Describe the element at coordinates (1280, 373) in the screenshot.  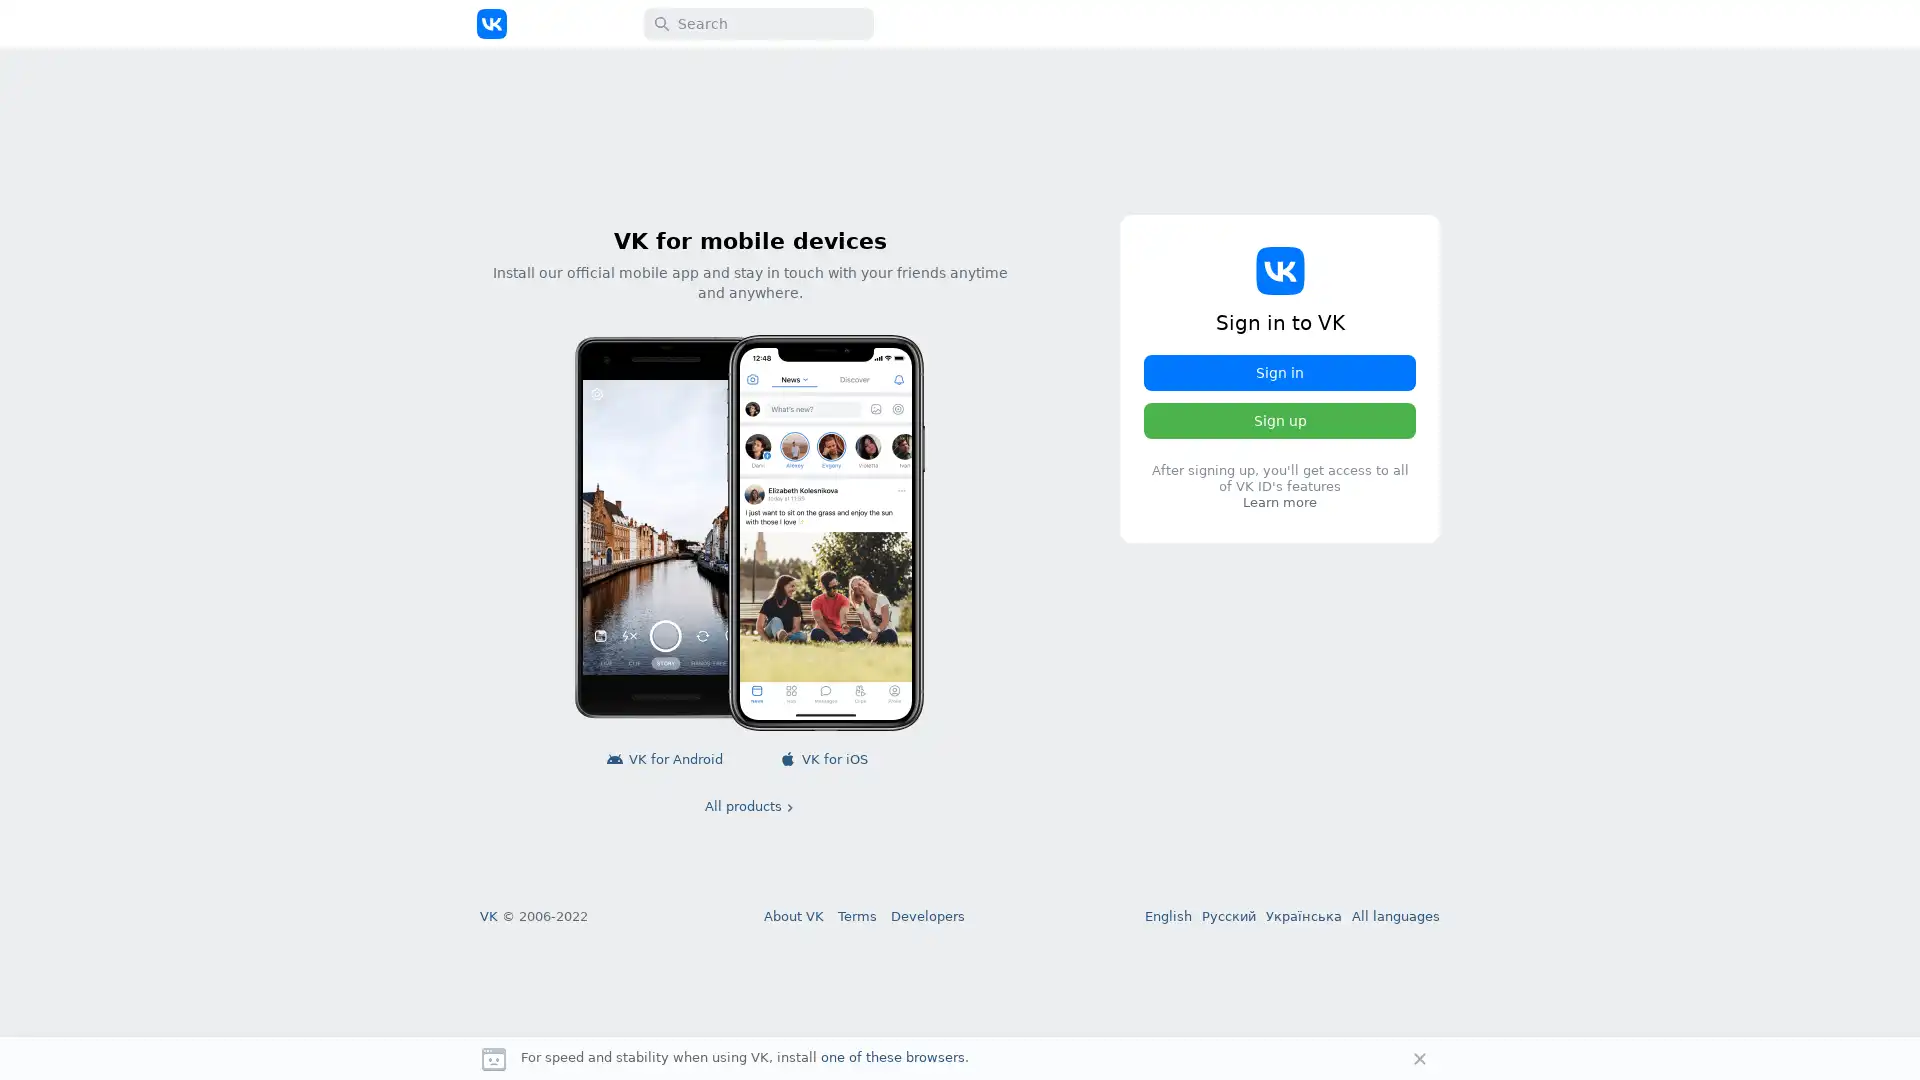
I see `Sign in` at that location.